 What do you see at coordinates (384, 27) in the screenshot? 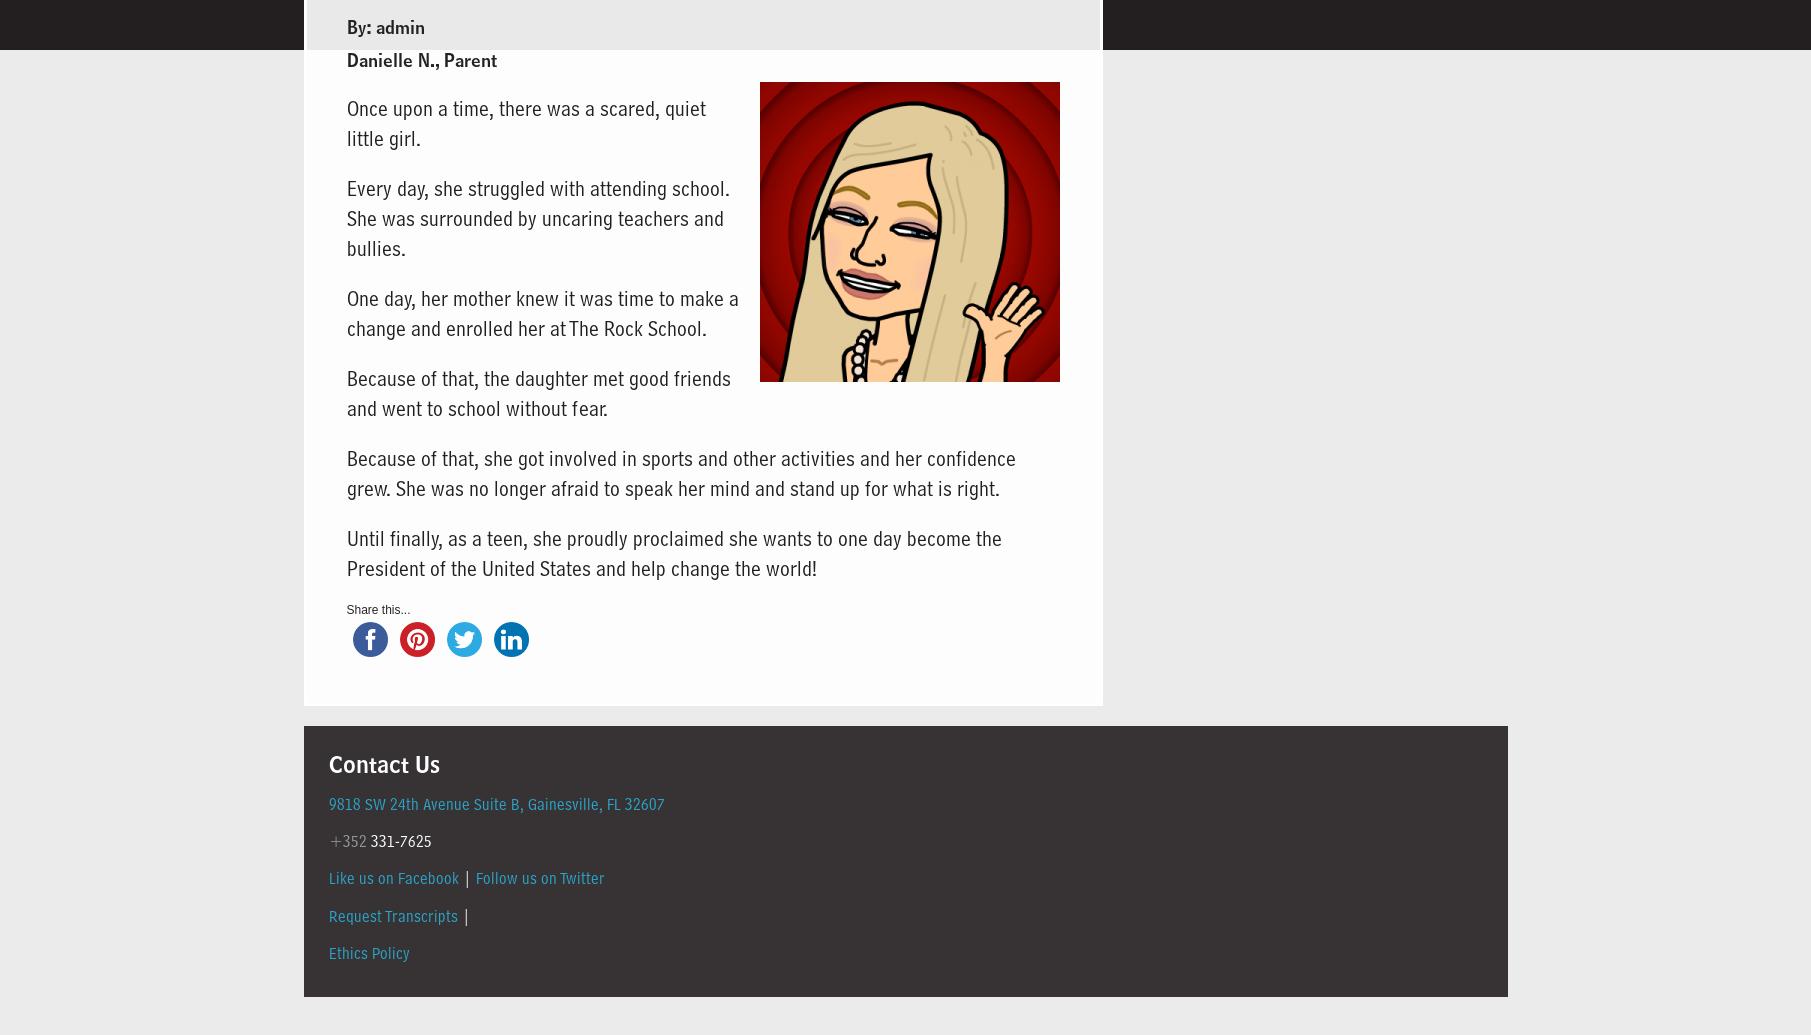
I see `'By: admin'` at bounding box center [384, 27].